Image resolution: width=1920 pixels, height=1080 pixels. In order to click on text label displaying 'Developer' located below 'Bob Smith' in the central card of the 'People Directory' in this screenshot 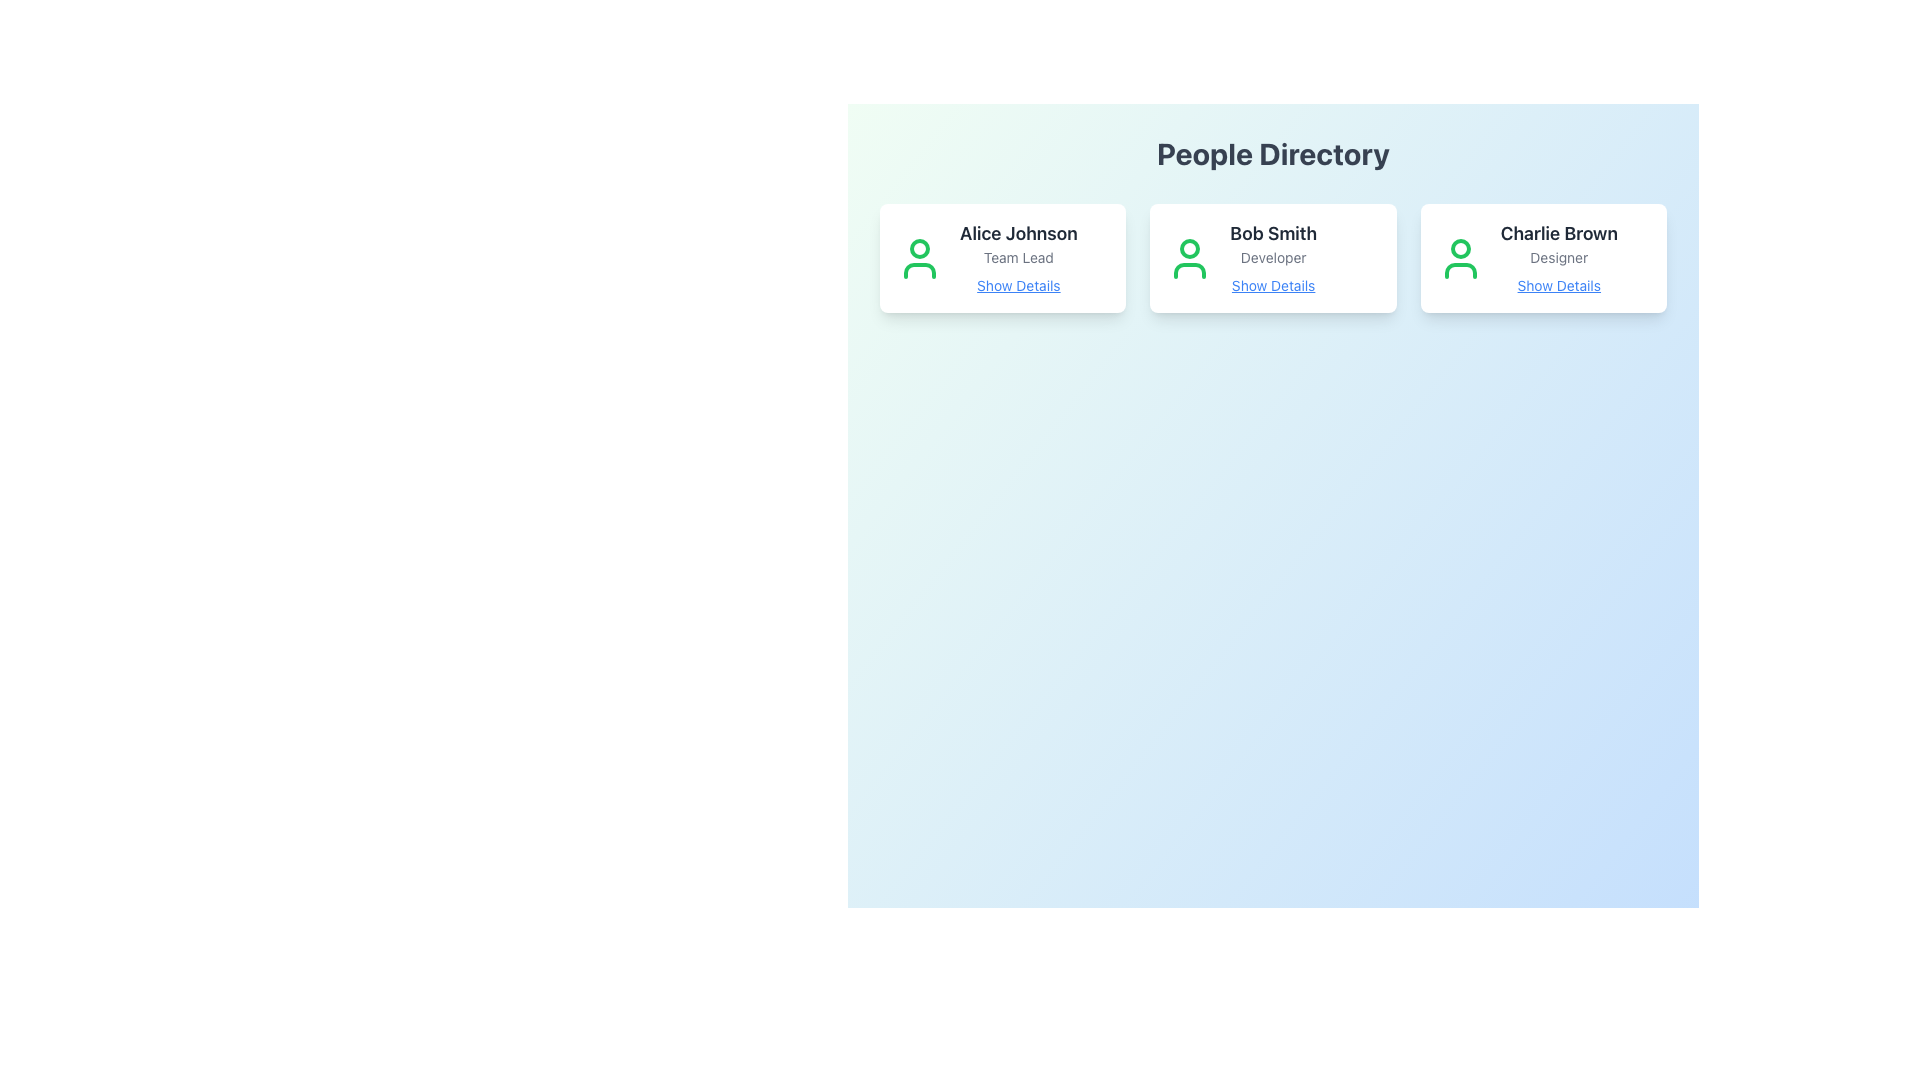, I will do `click(1272, 257)`.